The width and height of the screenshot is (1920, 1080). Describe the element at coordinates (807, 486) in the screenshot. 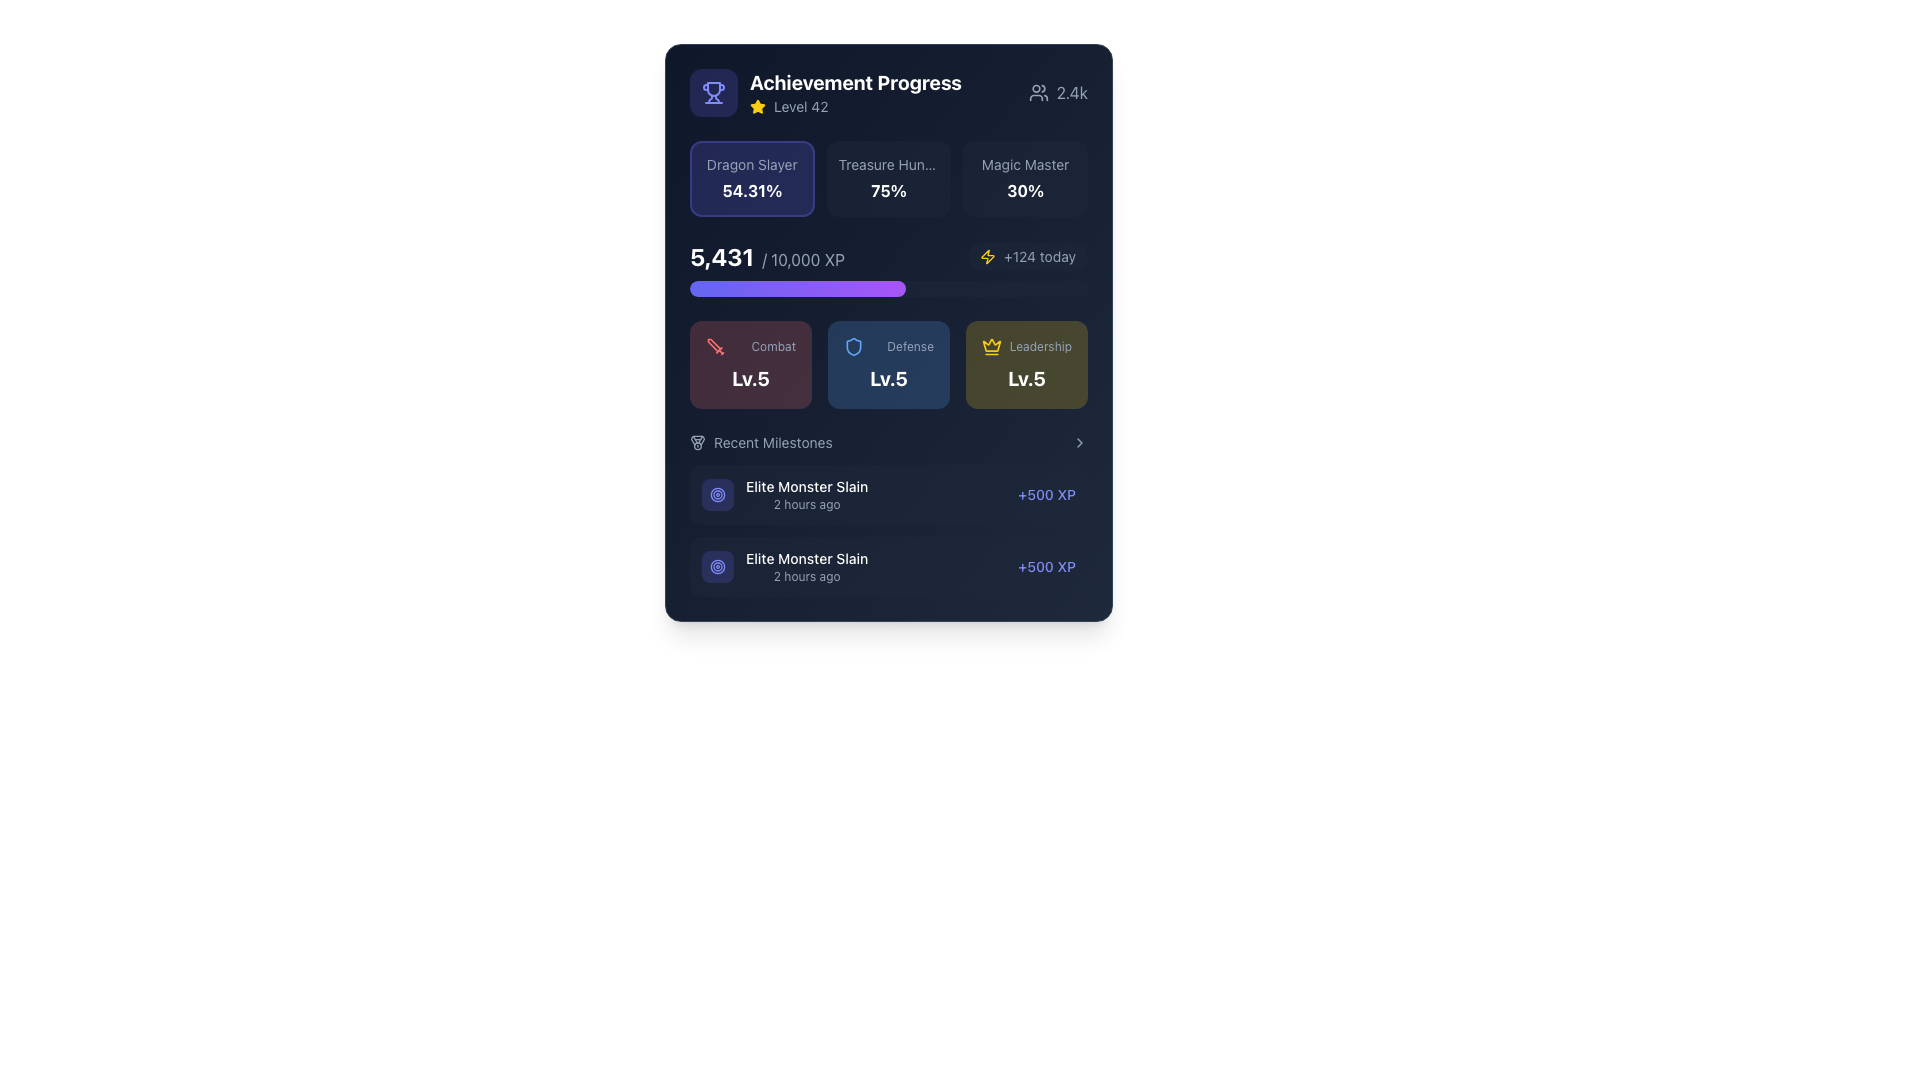

I see `'Elite Monster Slain' text label located in the 'Recent Milestones' section, positioned as the first label under the section header` at that location.